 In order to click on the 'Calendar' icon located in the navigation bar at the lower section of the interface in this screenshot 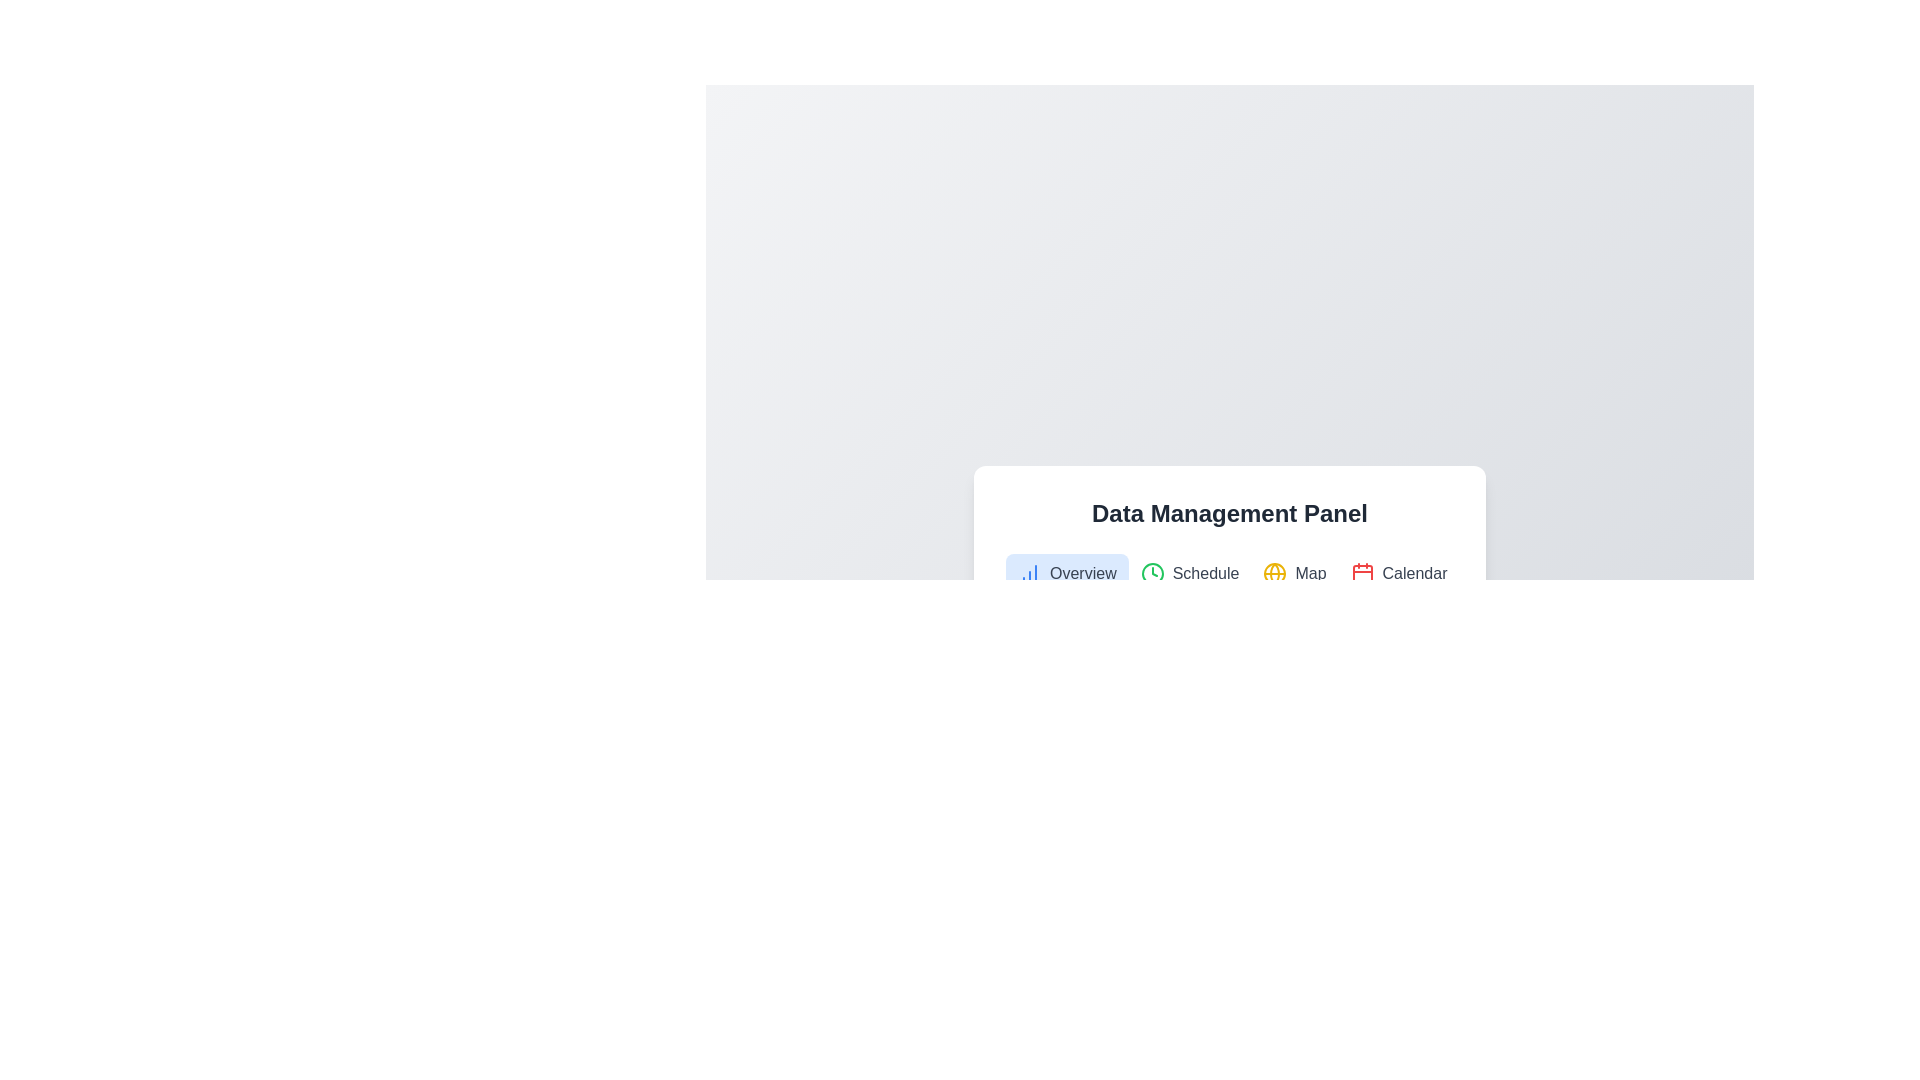, I will do `click(1361, 574)`.